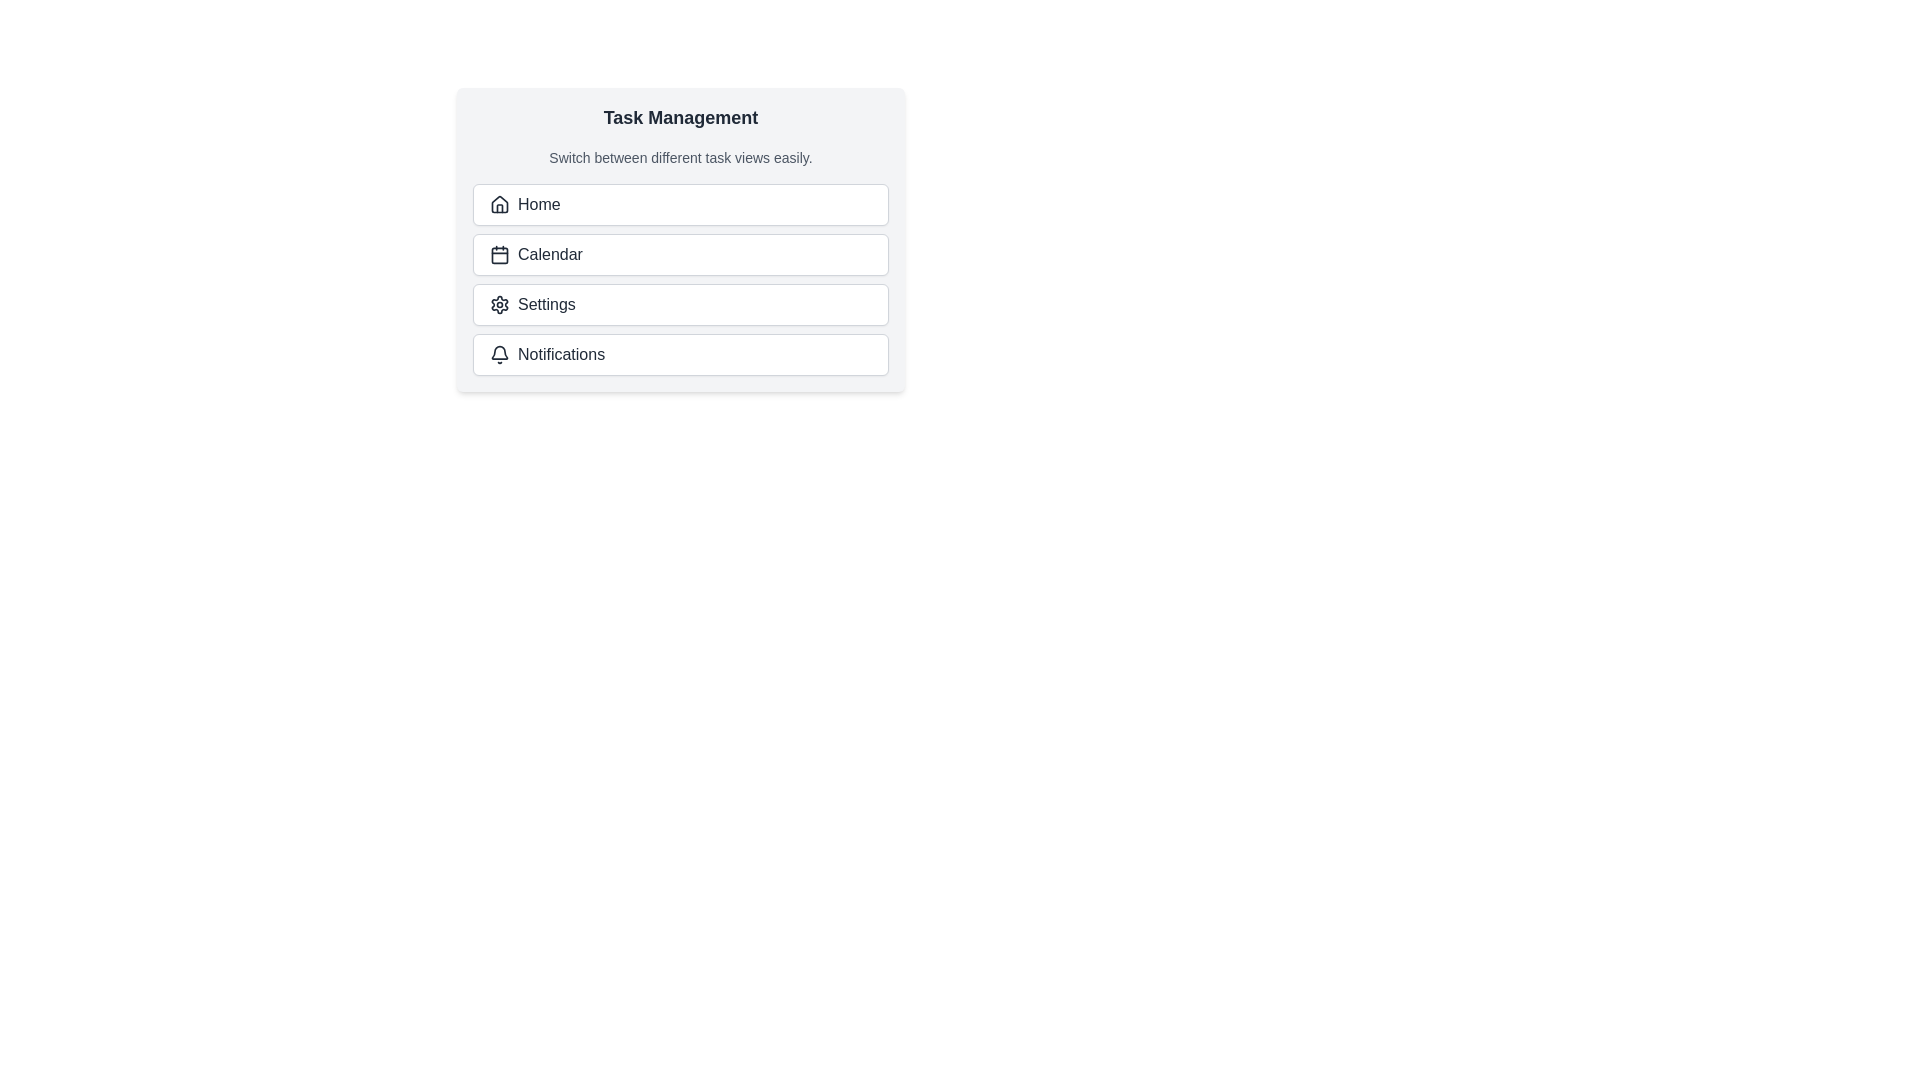 This screenshot has height=1080, width=1920. I want to click on the Home button located, so click(681, 204).